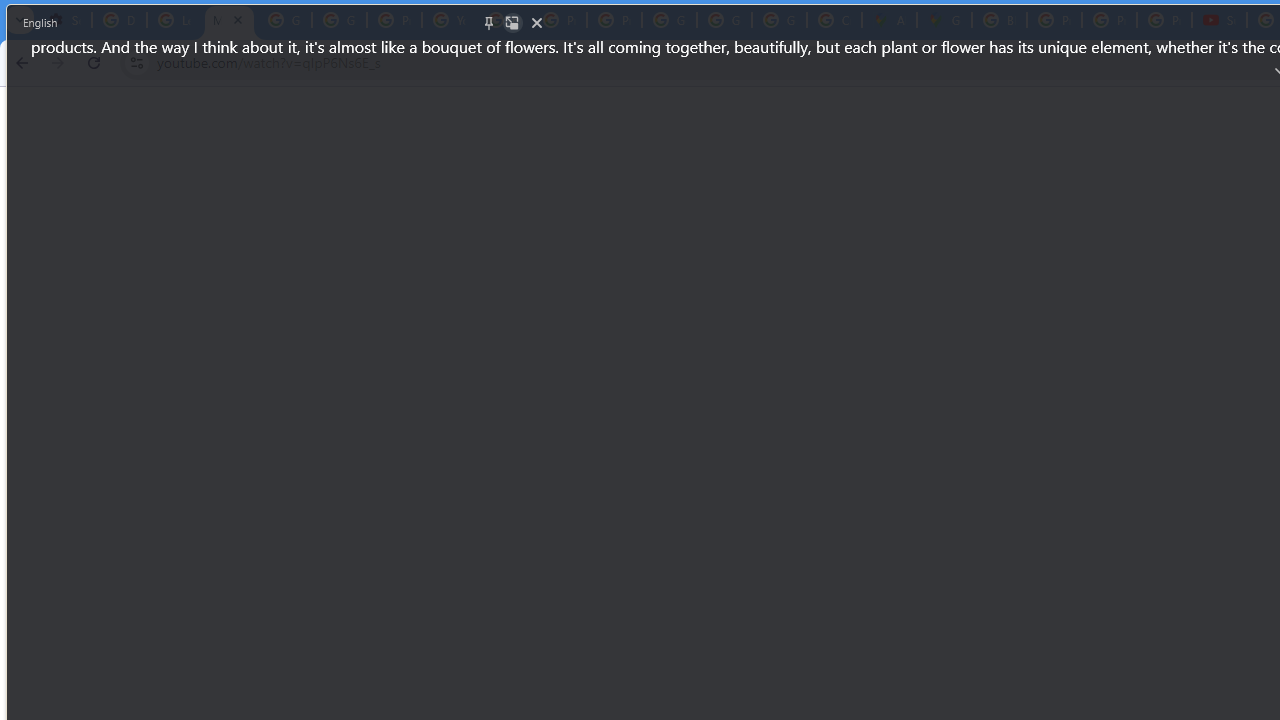 Image resolution: width=1280 pixels, height=720 pixels. Describe the element at coordinates (943, 20) in the screenshot. I see `'Google Maps'` at that location.